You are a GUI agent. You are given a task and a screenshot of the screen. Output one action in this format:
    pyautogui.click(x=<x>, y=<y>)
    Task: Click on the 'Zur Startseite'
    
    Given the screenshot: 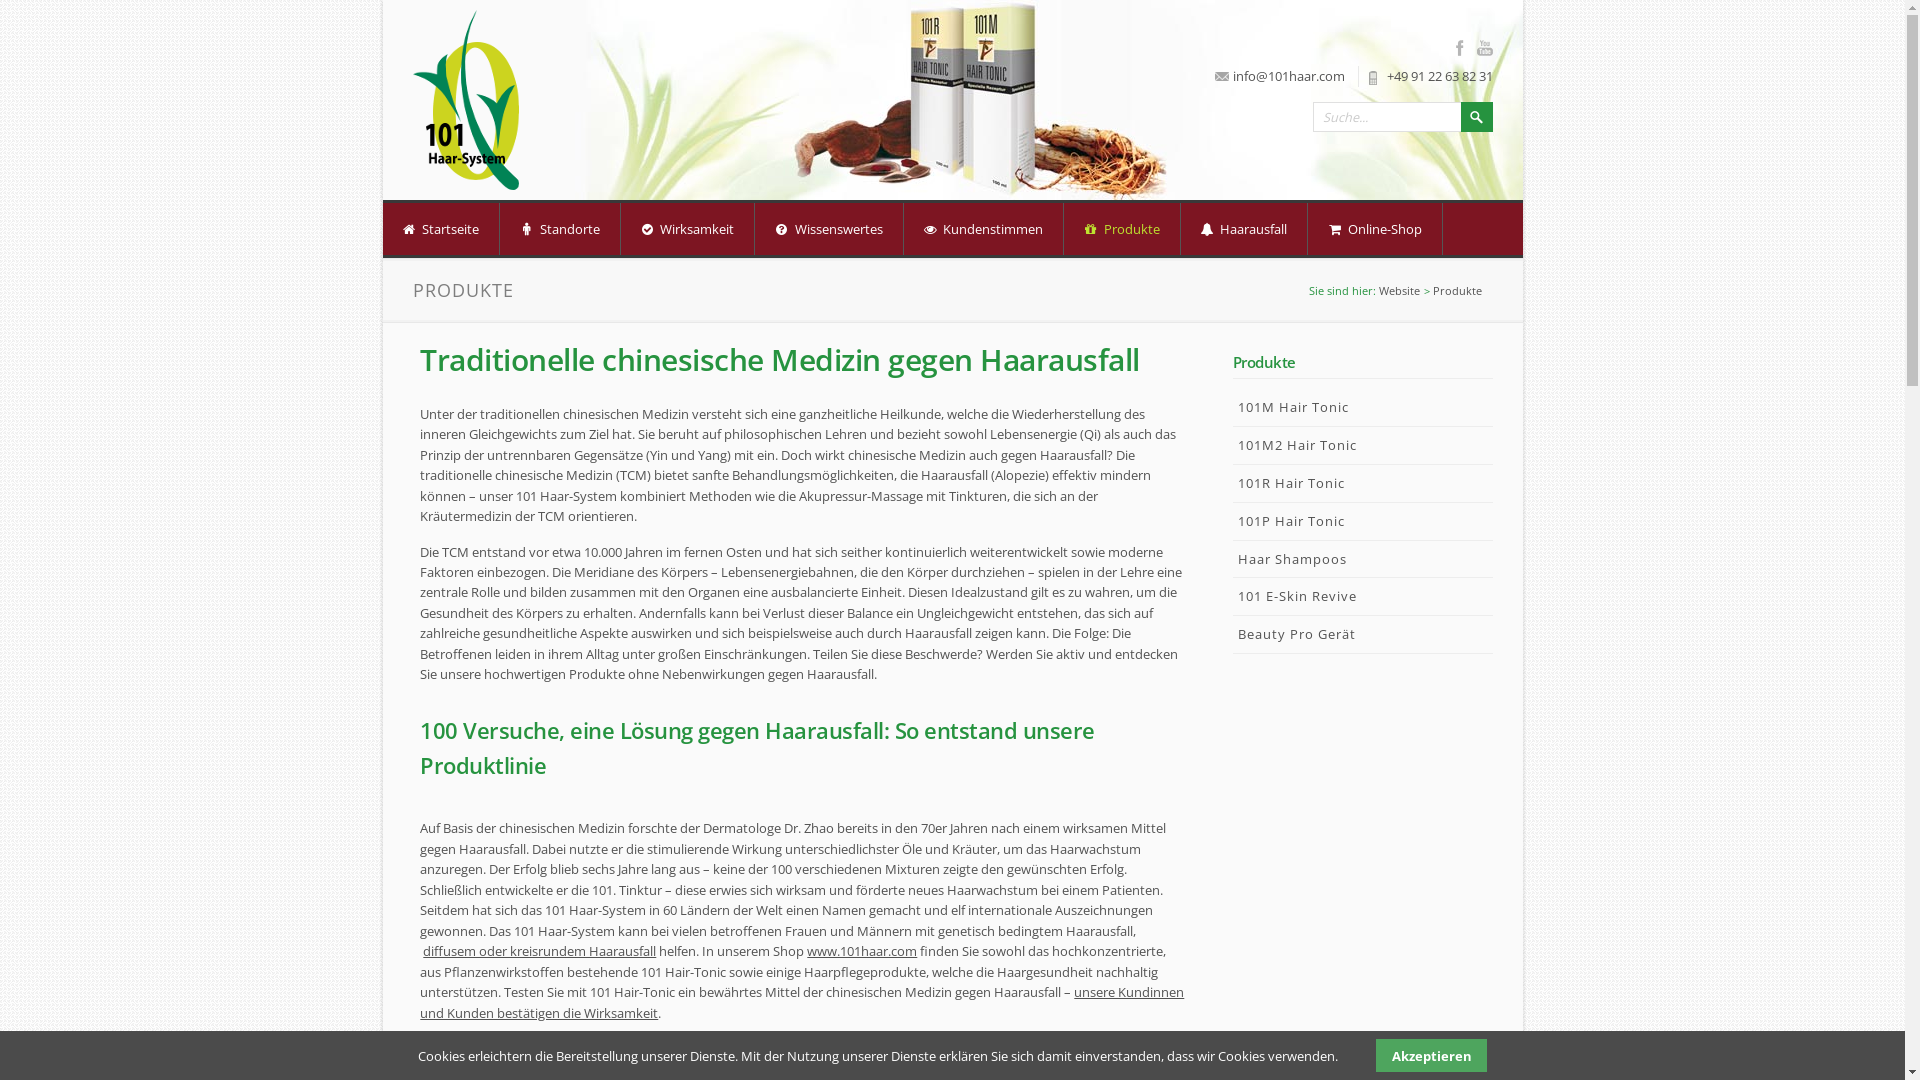 What is the action you would take?
    pyautogui.click(x=464, y=100)
    